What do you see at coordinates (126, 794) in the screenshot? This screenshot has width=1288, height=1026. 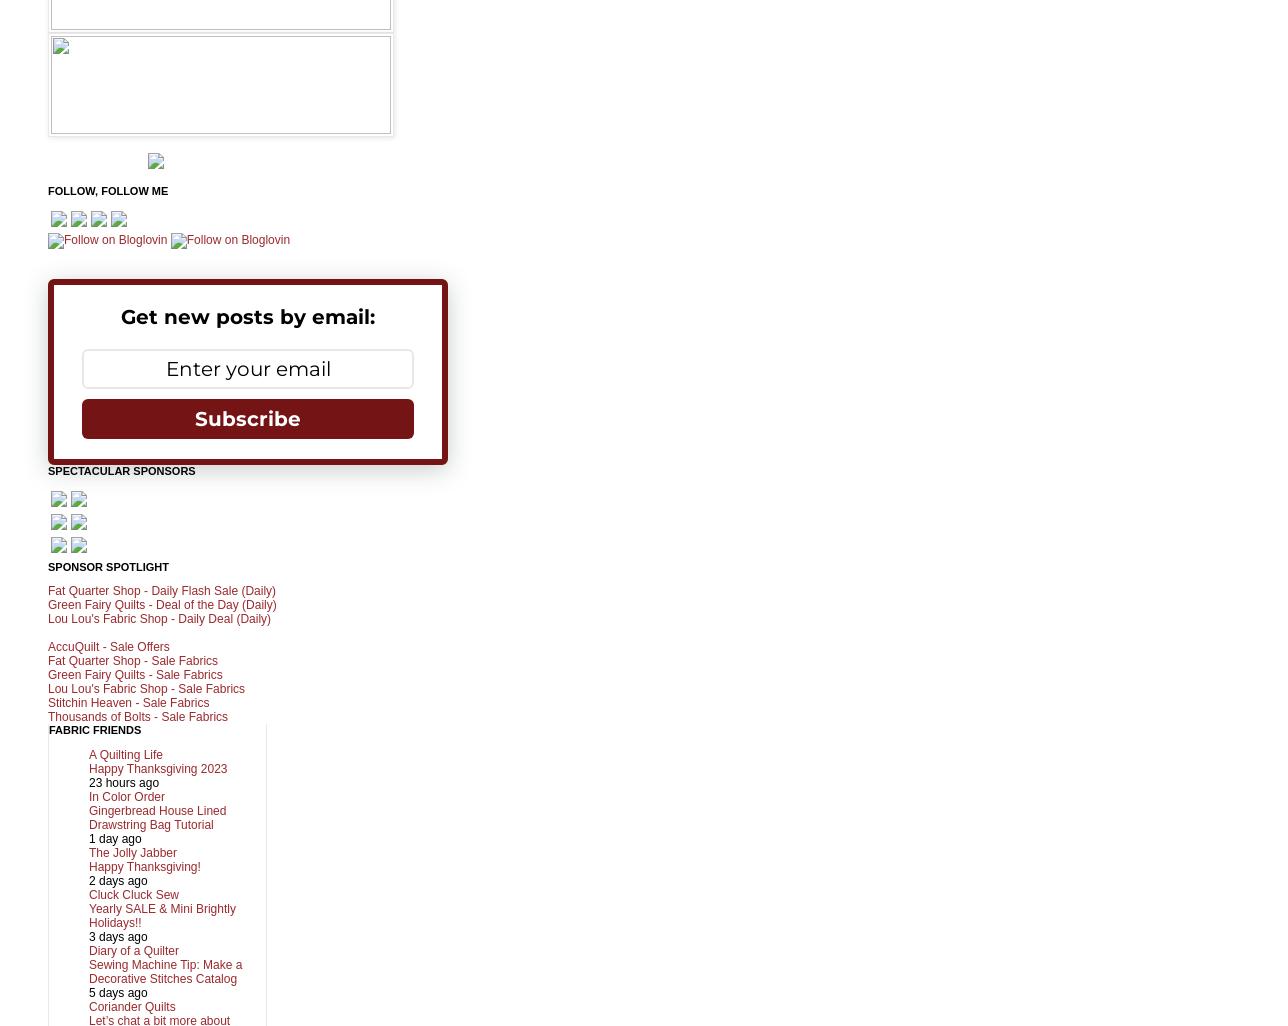 I see `'In Color Order'` at bounding box center [126, 794].